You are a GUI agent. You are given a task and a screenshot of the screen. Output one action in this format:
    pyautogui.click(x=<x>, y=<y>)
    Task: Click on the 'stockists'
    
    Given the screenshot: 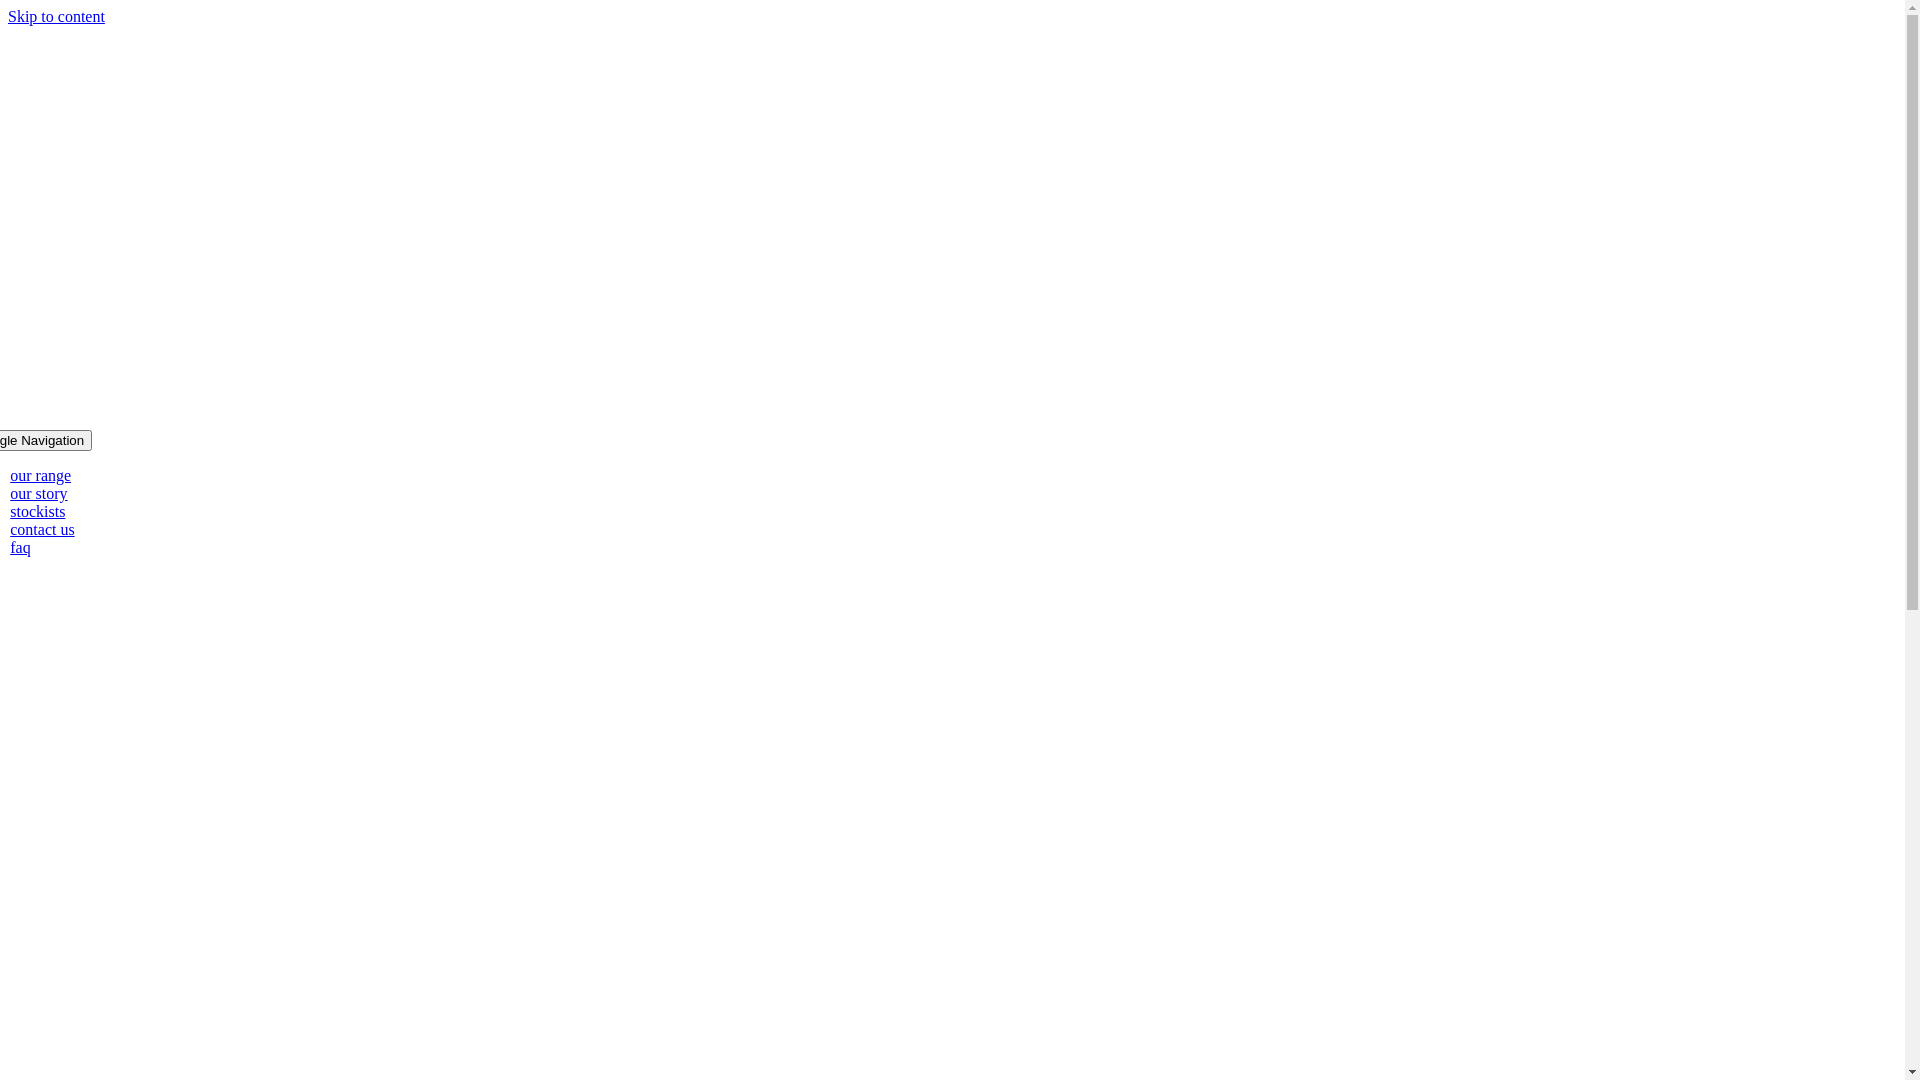 What is the action you would take?
    pyautogui.click(x=37, y=510)
    